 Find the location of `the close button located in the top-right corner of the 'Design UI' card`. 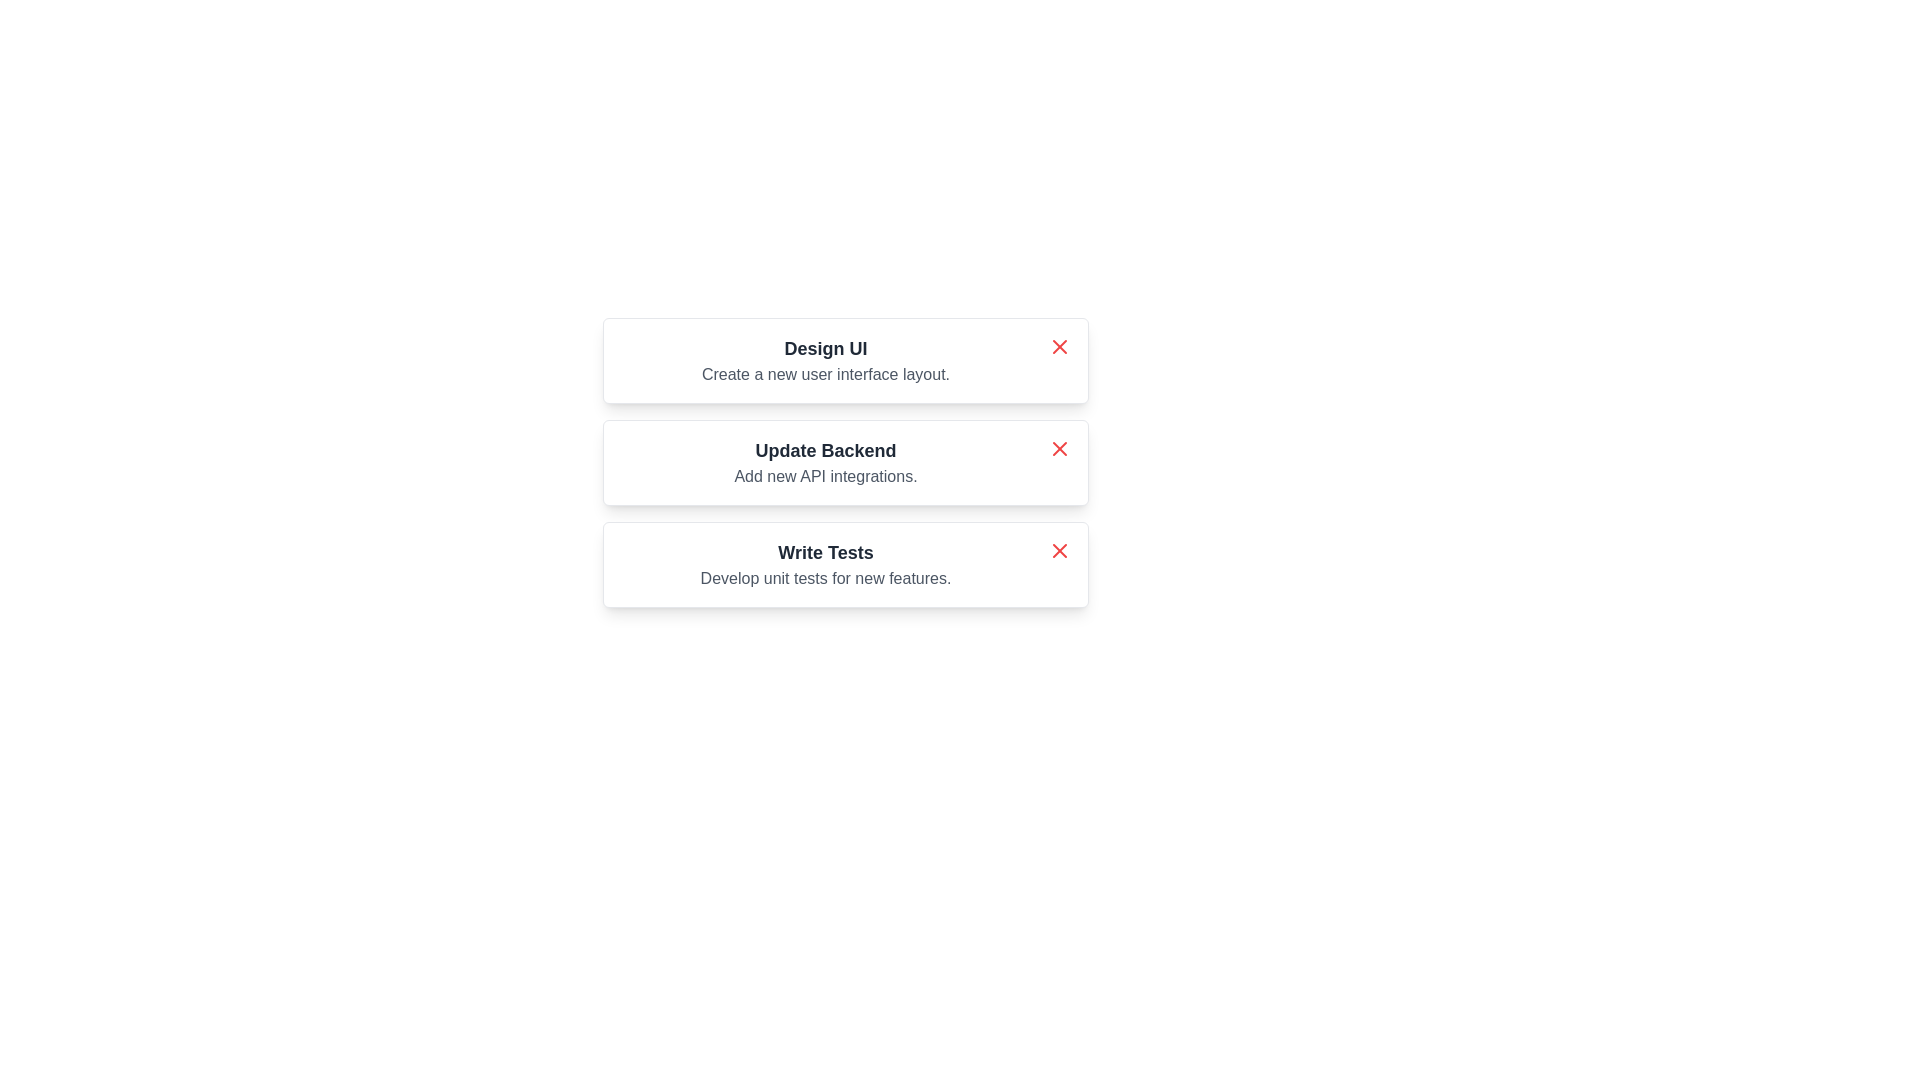

the close button located in the top-right corner of the 'Design UI' card is located at coordinates (1059, 346).